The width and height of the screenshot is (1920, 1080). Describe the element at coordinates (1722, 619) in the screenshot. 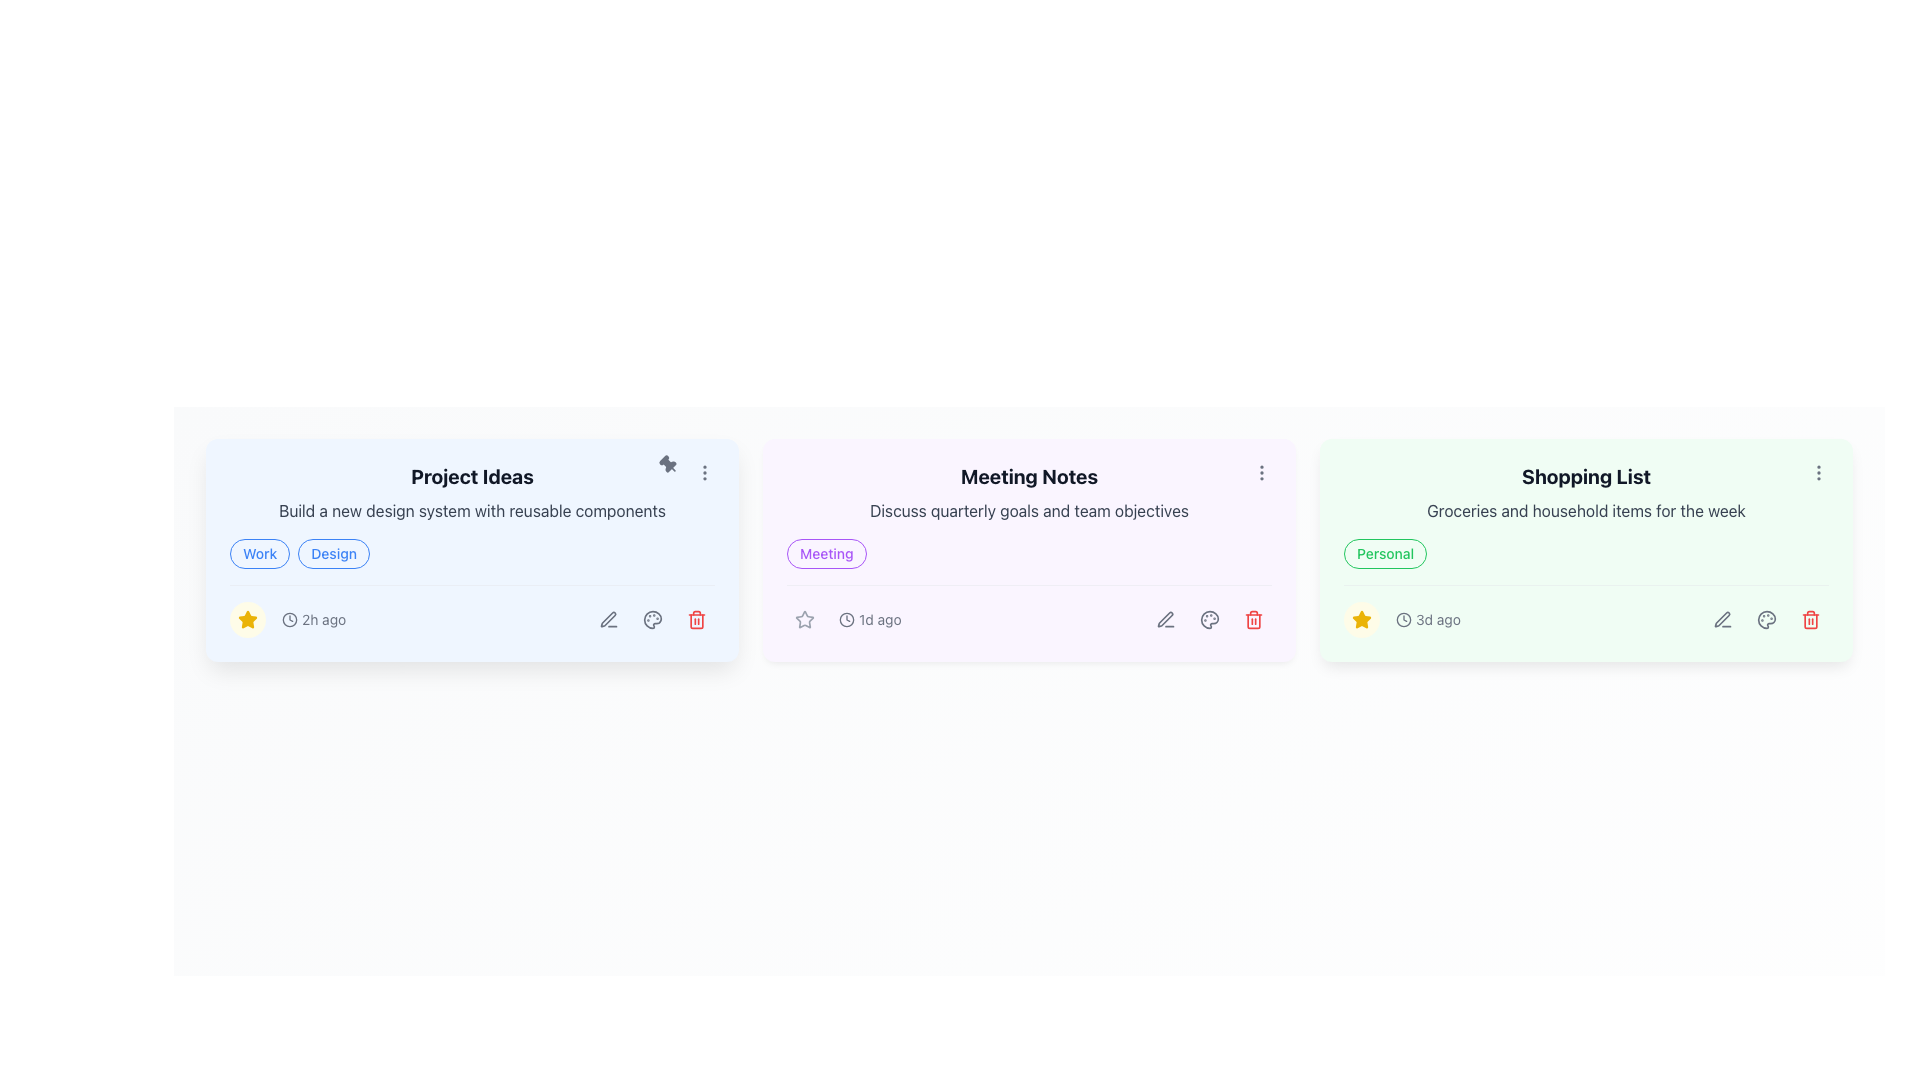

I see `the pen-shaped icon button located at the bottom action bar of the 'Shopping List' card to initiate editing functionality` at that location.